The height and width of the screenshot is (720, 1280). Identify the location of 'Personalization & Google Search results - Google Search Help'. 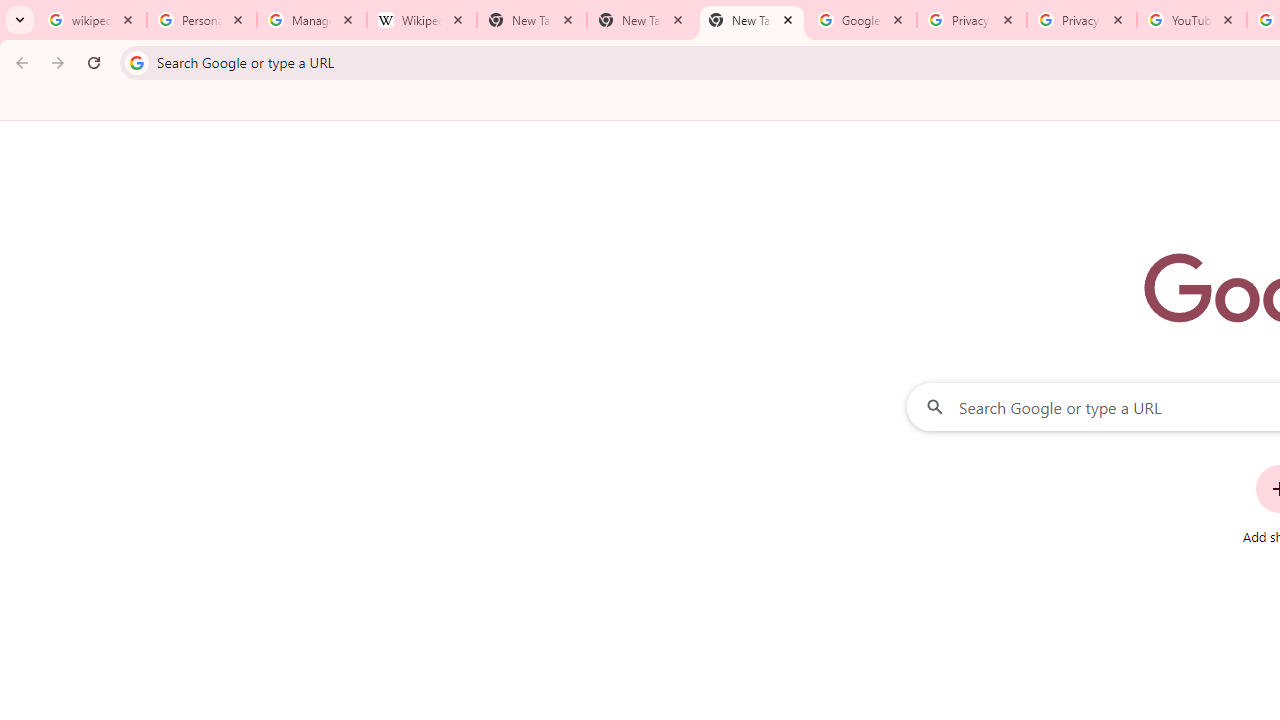
(202, 20).